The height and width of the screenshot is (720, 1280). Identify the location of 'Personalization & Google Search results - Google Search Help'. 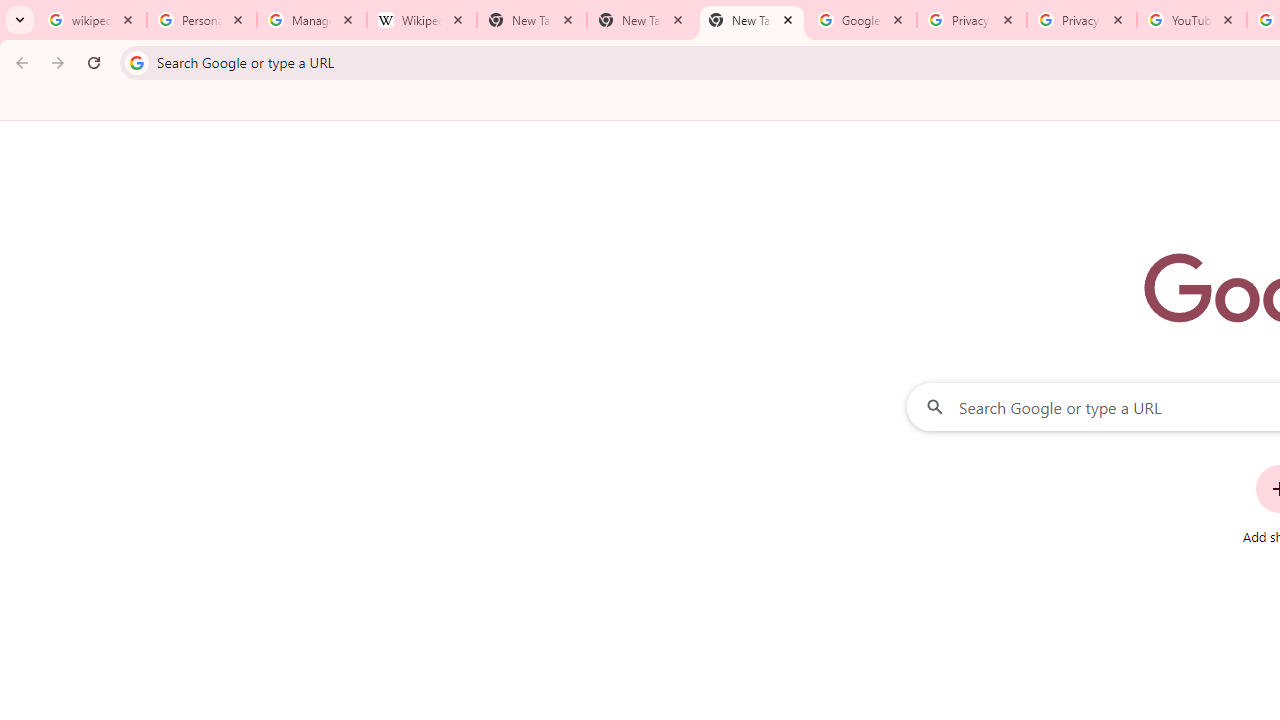
(202, 20).